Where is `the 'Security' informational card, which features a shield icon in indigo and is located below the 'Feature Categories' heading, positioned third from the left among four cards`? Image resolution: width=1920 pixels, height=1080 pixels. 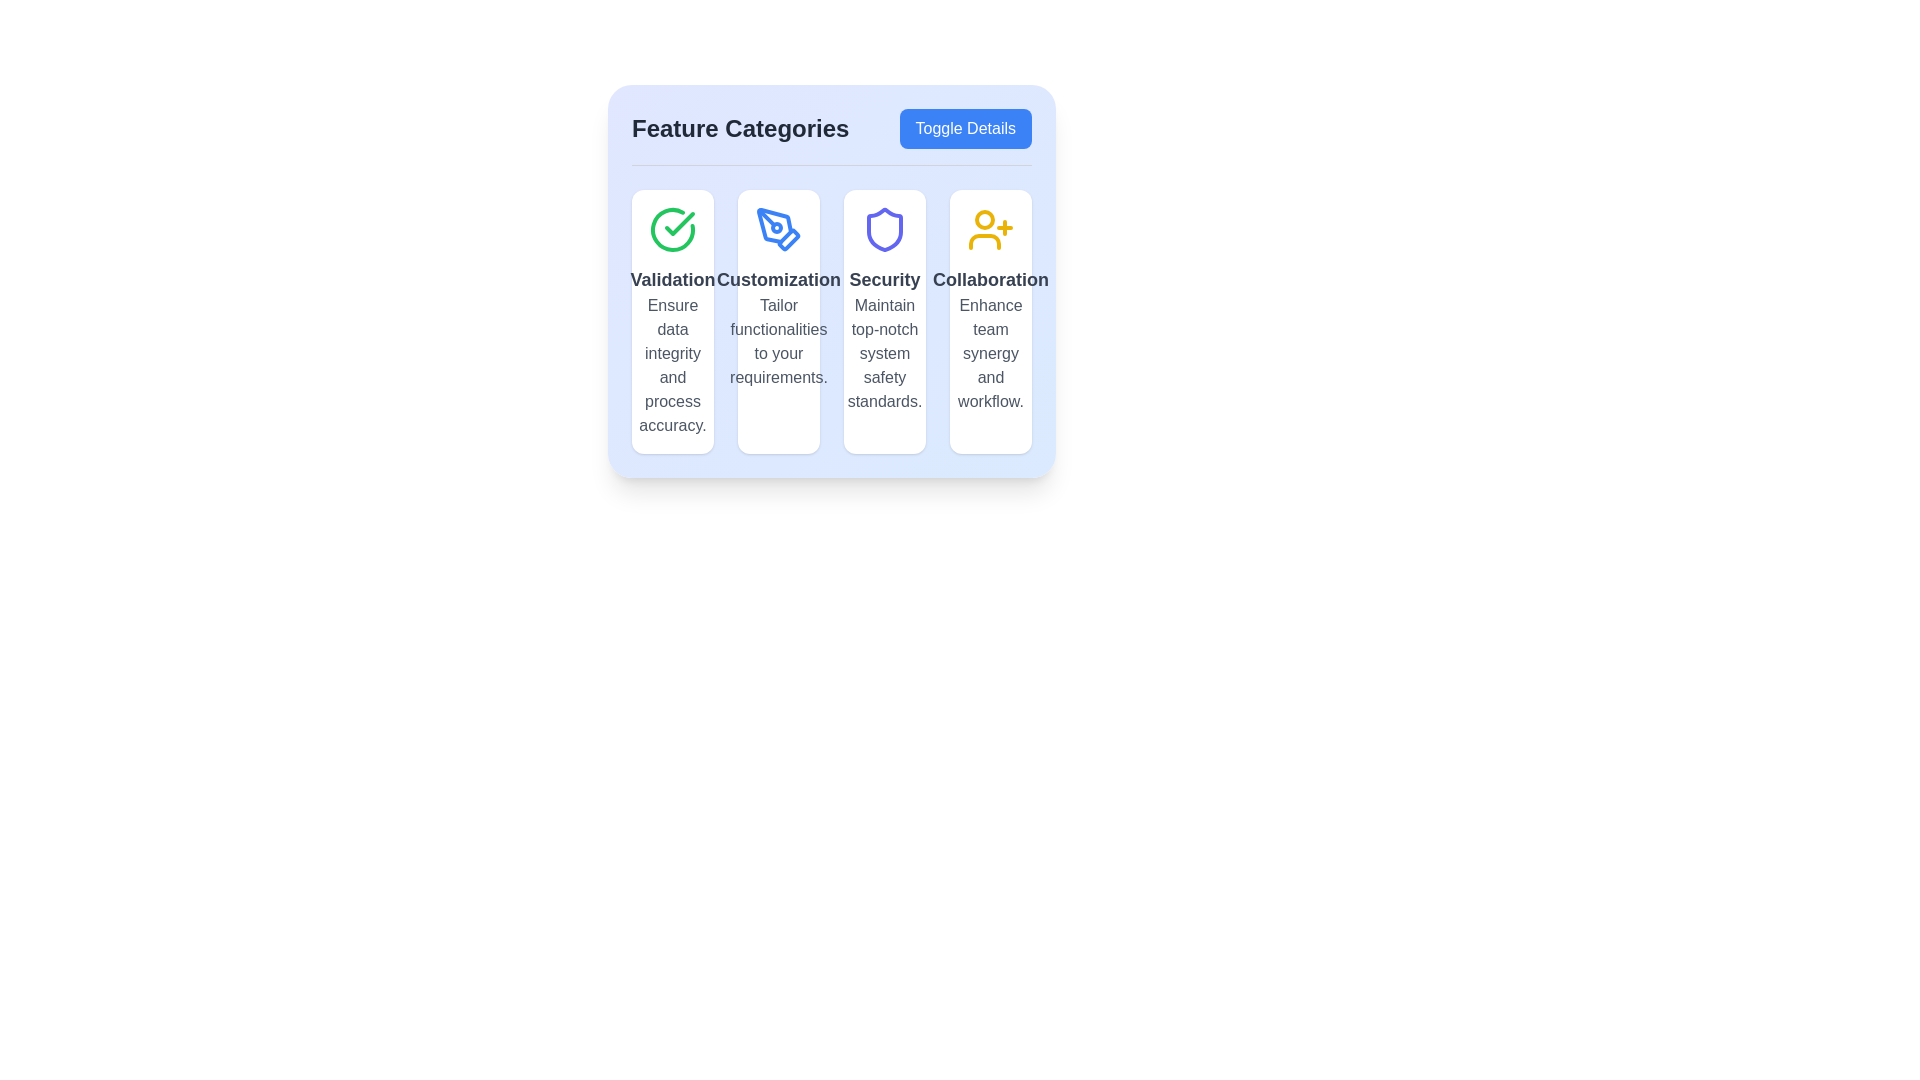
the 'Security' informational card, which features a shield icon in indigo and is located below the 'Feature Categories' heading, positioned third from the left among four cards is located at coordinates (883, 320).